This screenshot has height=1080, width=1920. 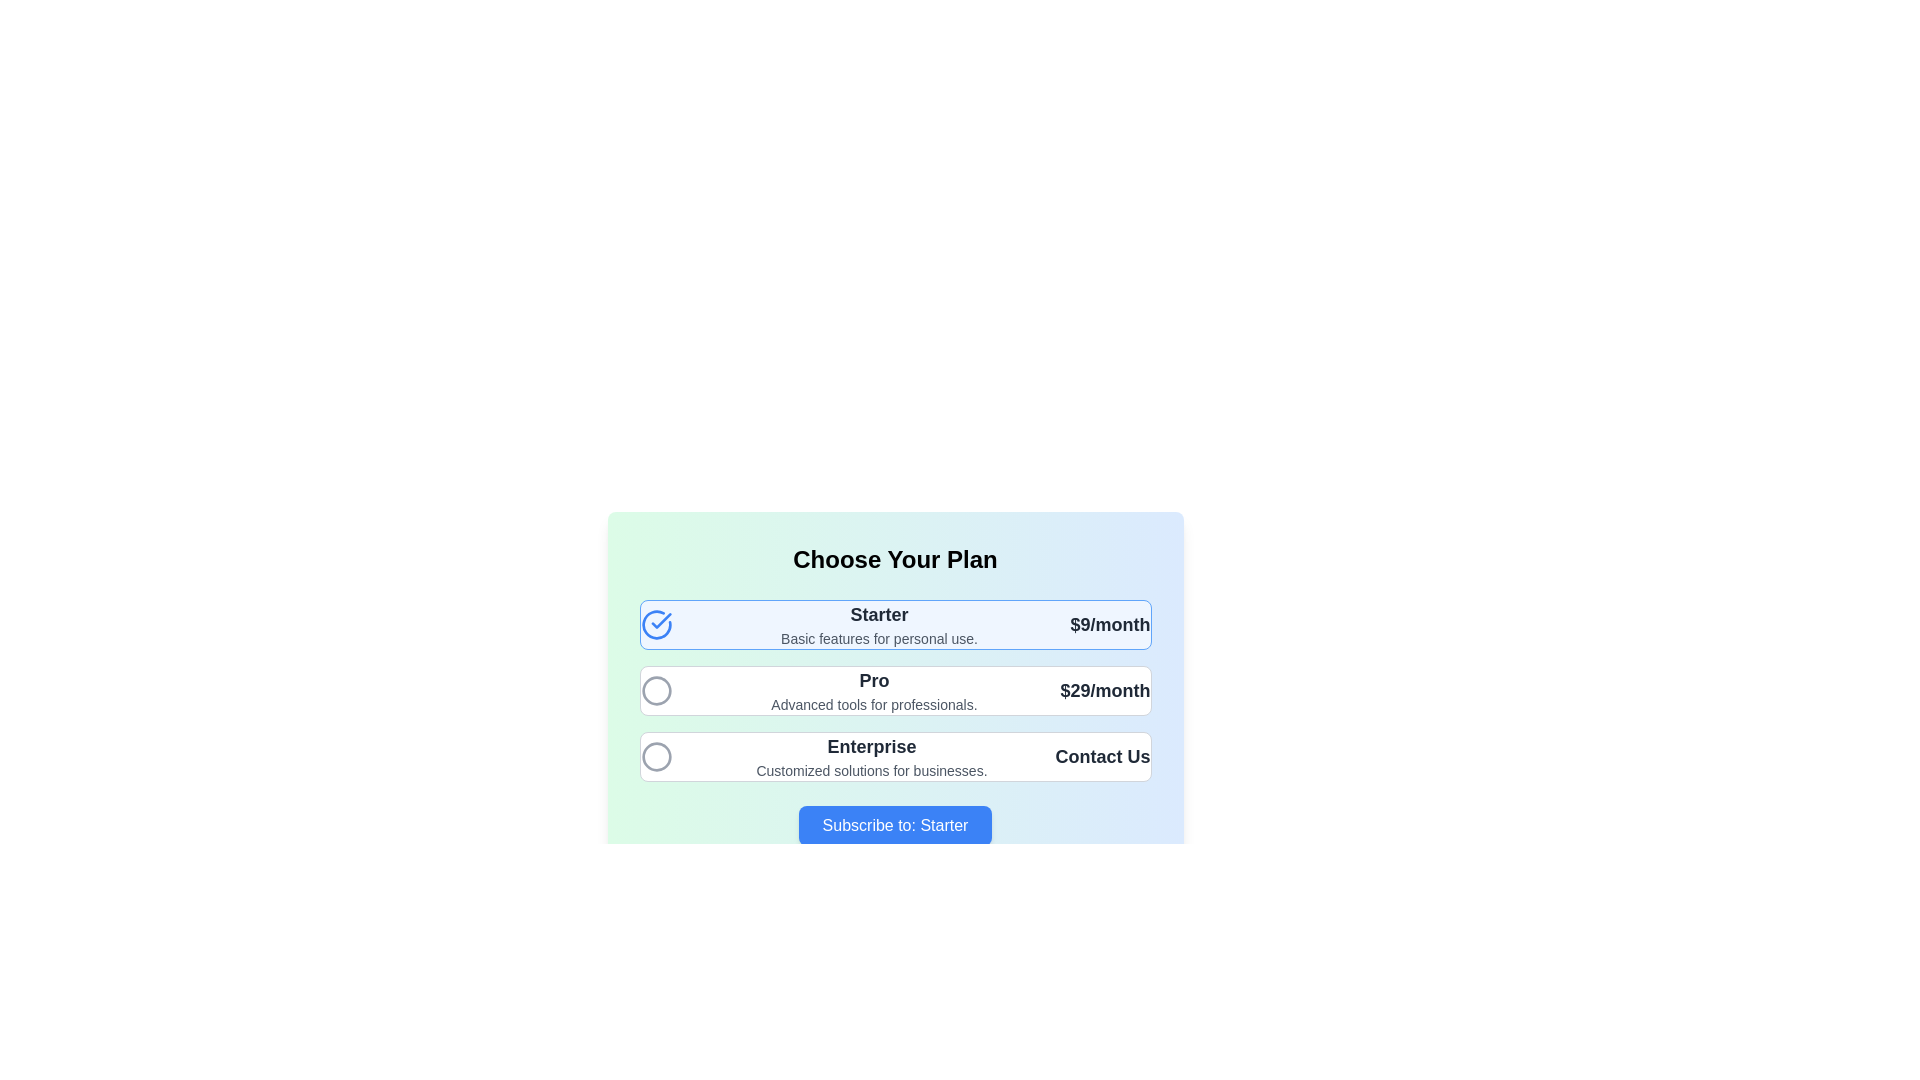 I want to click on the circular radio button corresponding to the 'Pro' plan option in the 'Choose Your Plan' section, so click(x=656, y=689).